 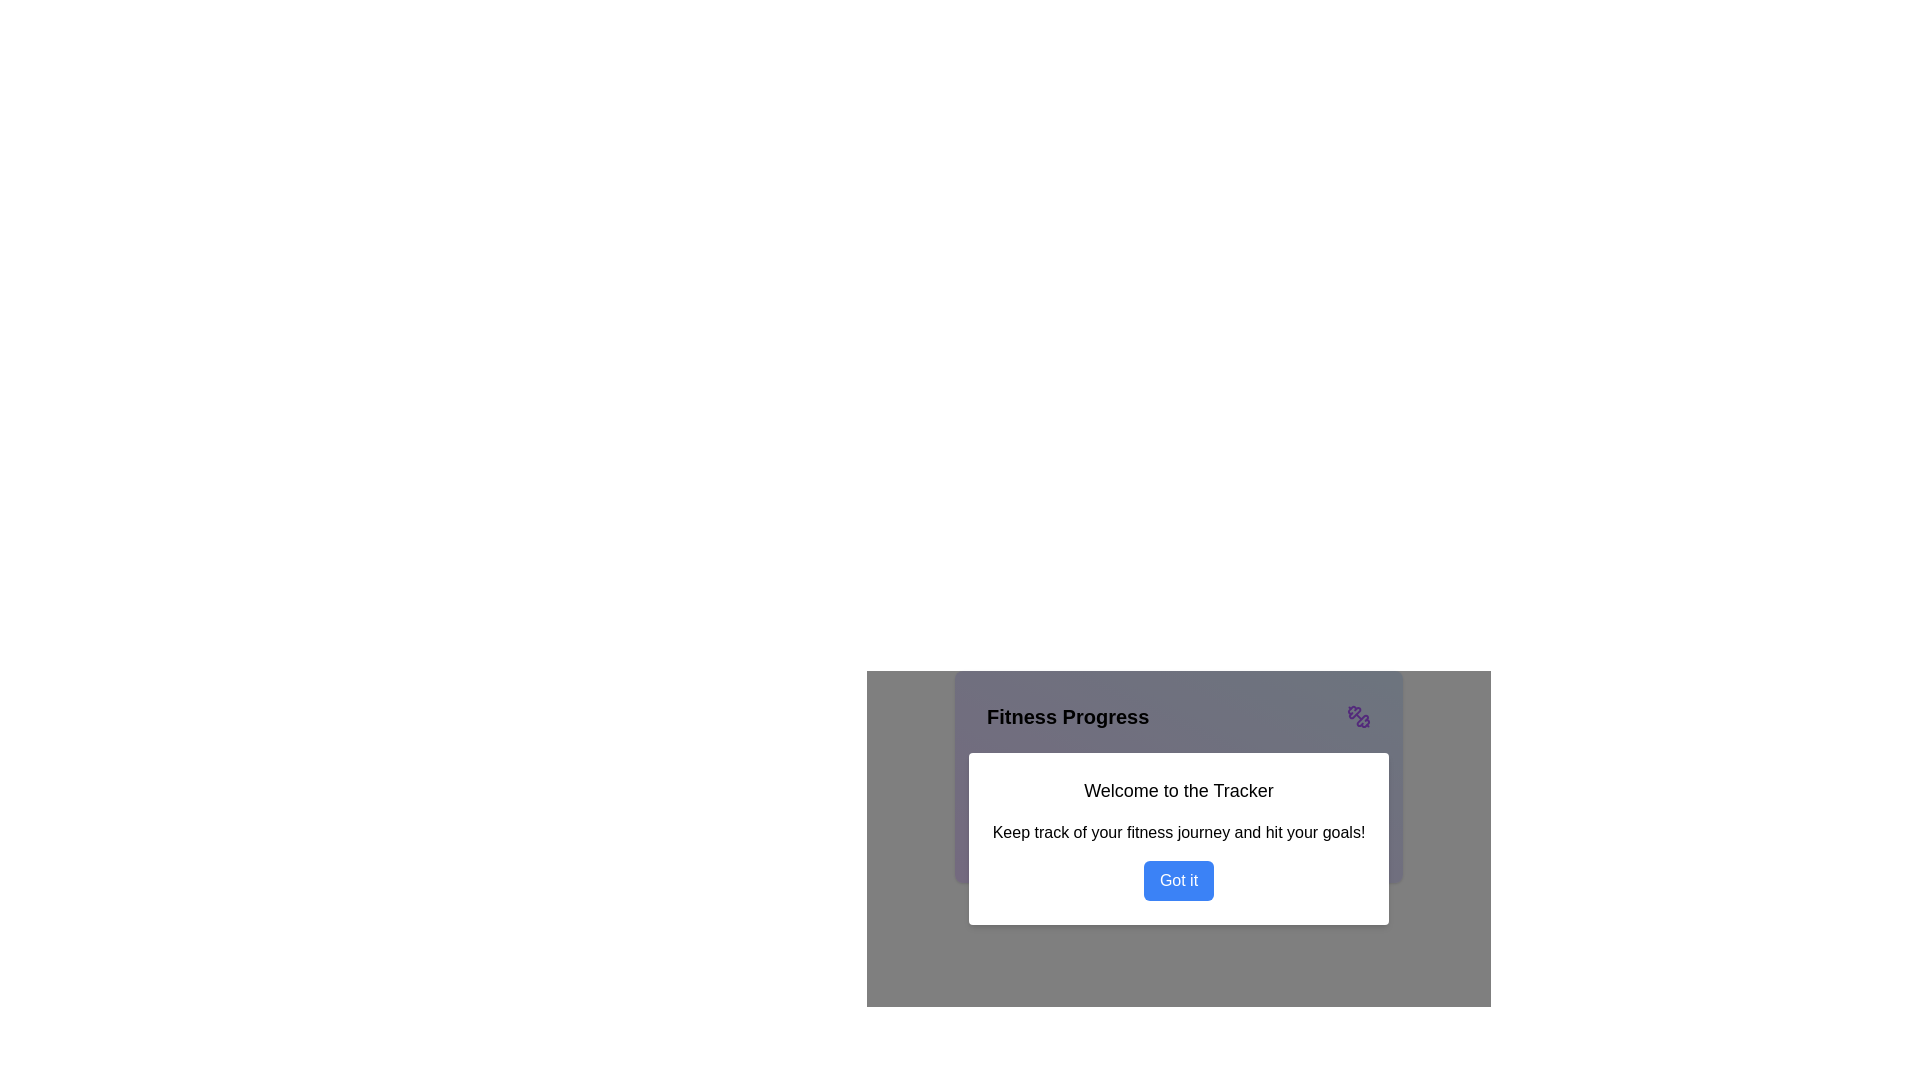 What do you see at coordinates (1179, 826) in the screenshot?
I see `the informational block that welcomes users to the tracker feature to understand the welcome message` at bounding box center [1179, 826].